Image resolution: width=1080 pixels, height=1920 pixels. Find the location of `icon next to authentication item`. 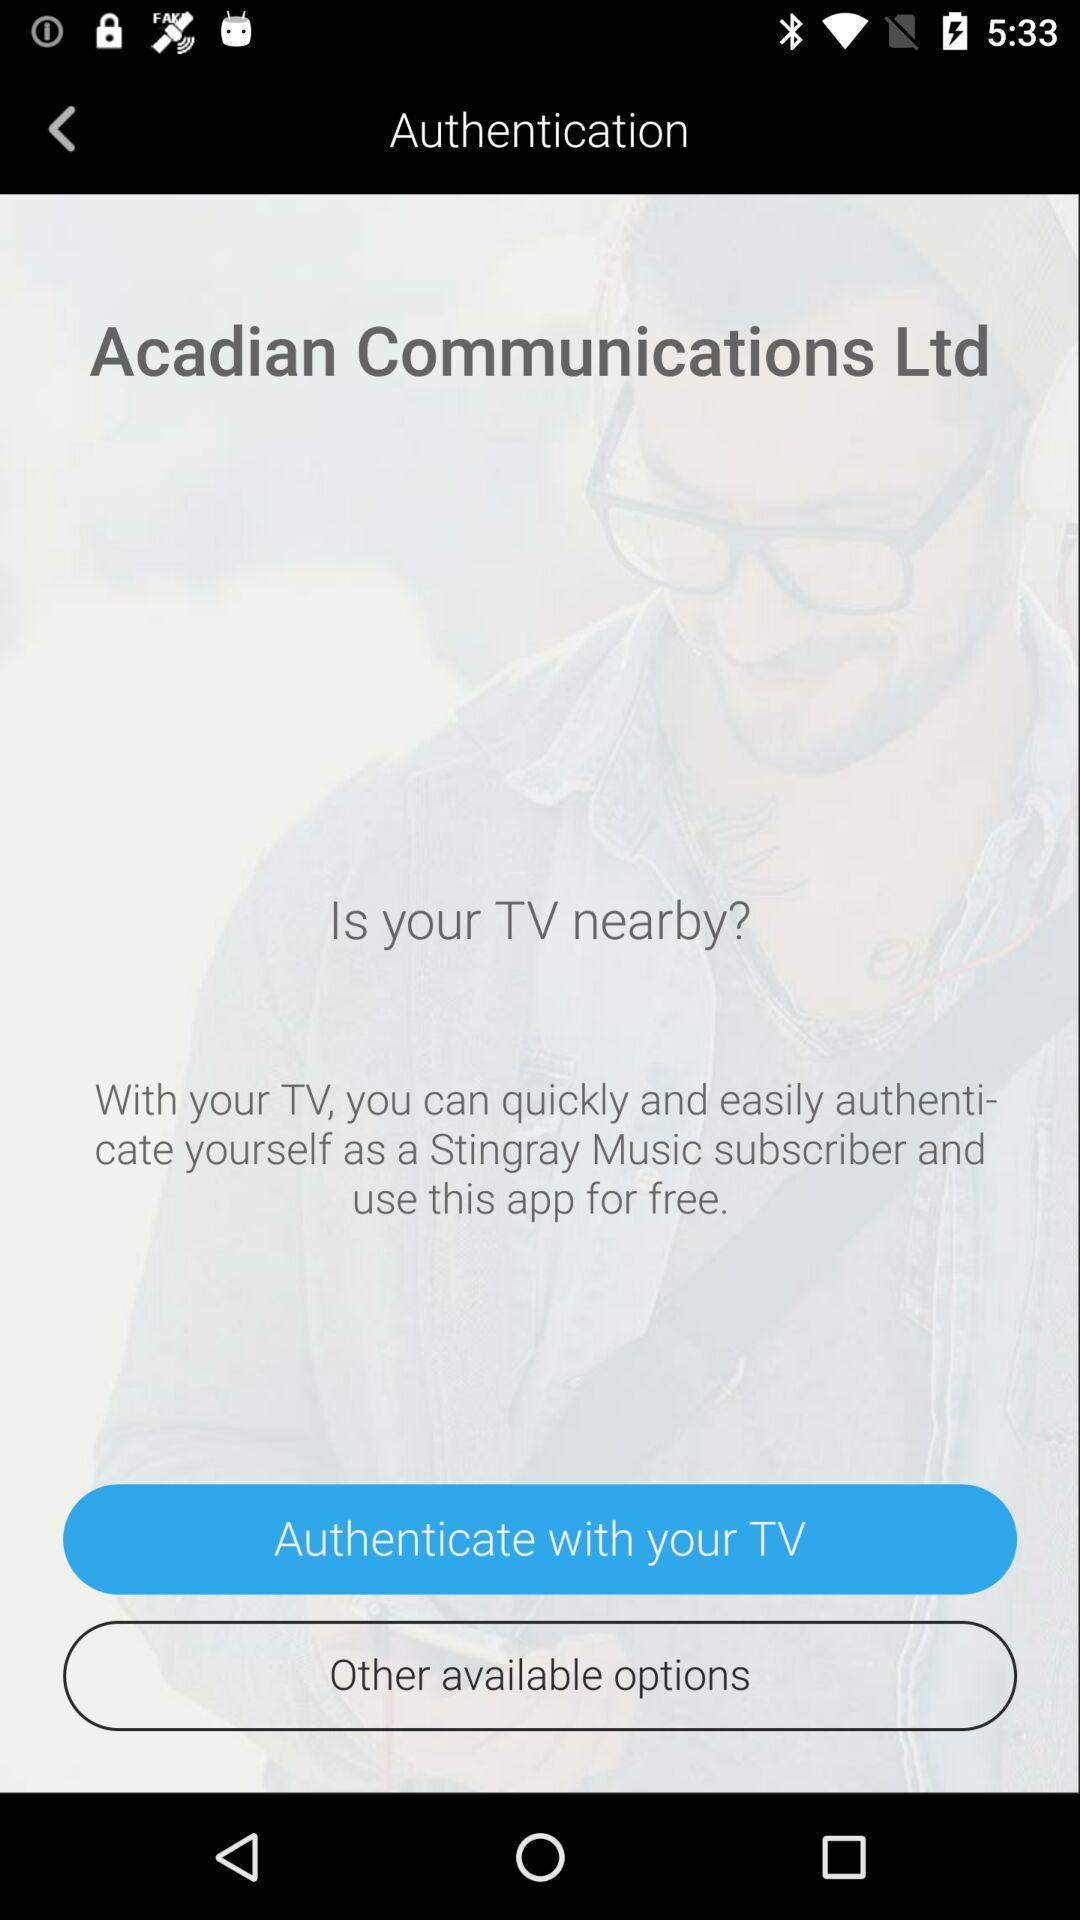

icon next to authentication item is located at coordinates (61, 127).